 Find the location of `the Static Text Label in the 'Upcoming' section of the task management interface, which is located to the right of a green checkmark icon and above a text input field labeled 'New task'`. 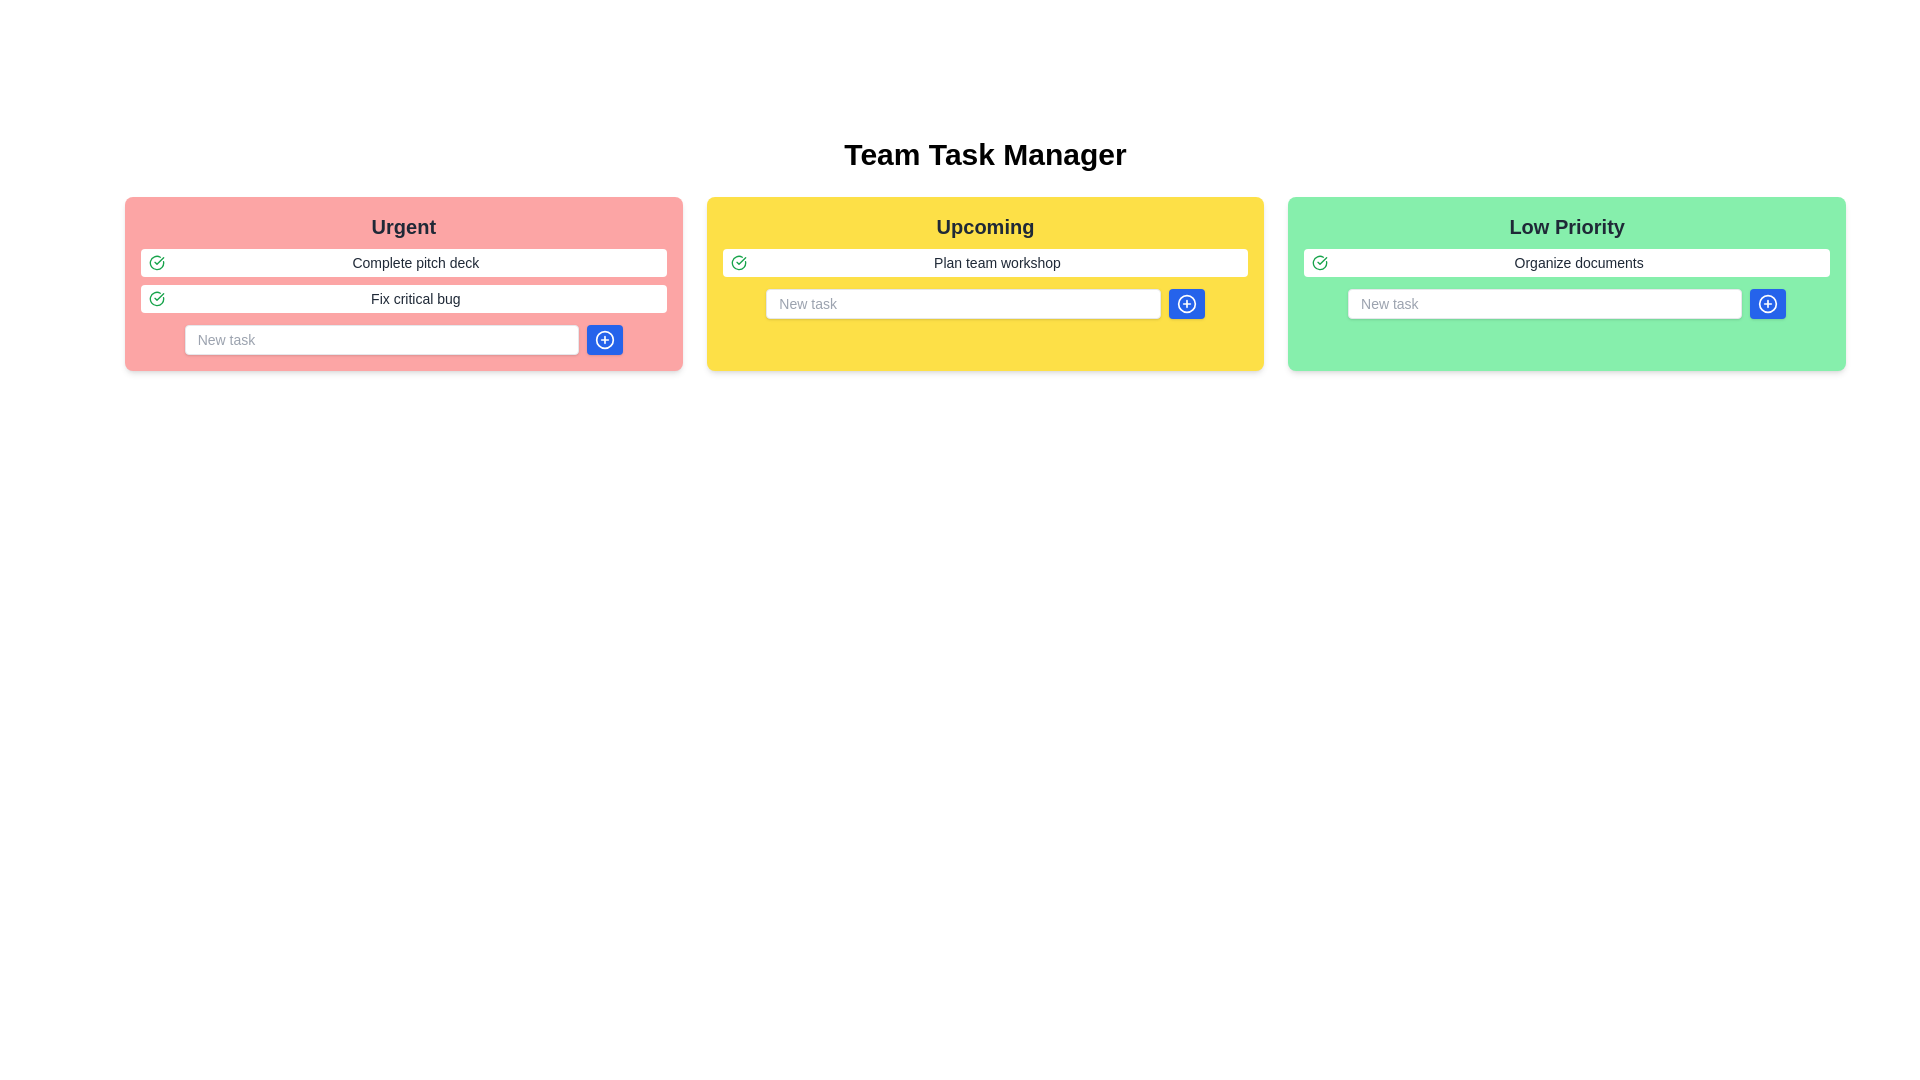

the Static Text Label in the 'Upcoming' section of the task management interface, which is located to the right of a green checkmark icon and above a text input field labeled 'New task' is located at coordinates (997, 261).